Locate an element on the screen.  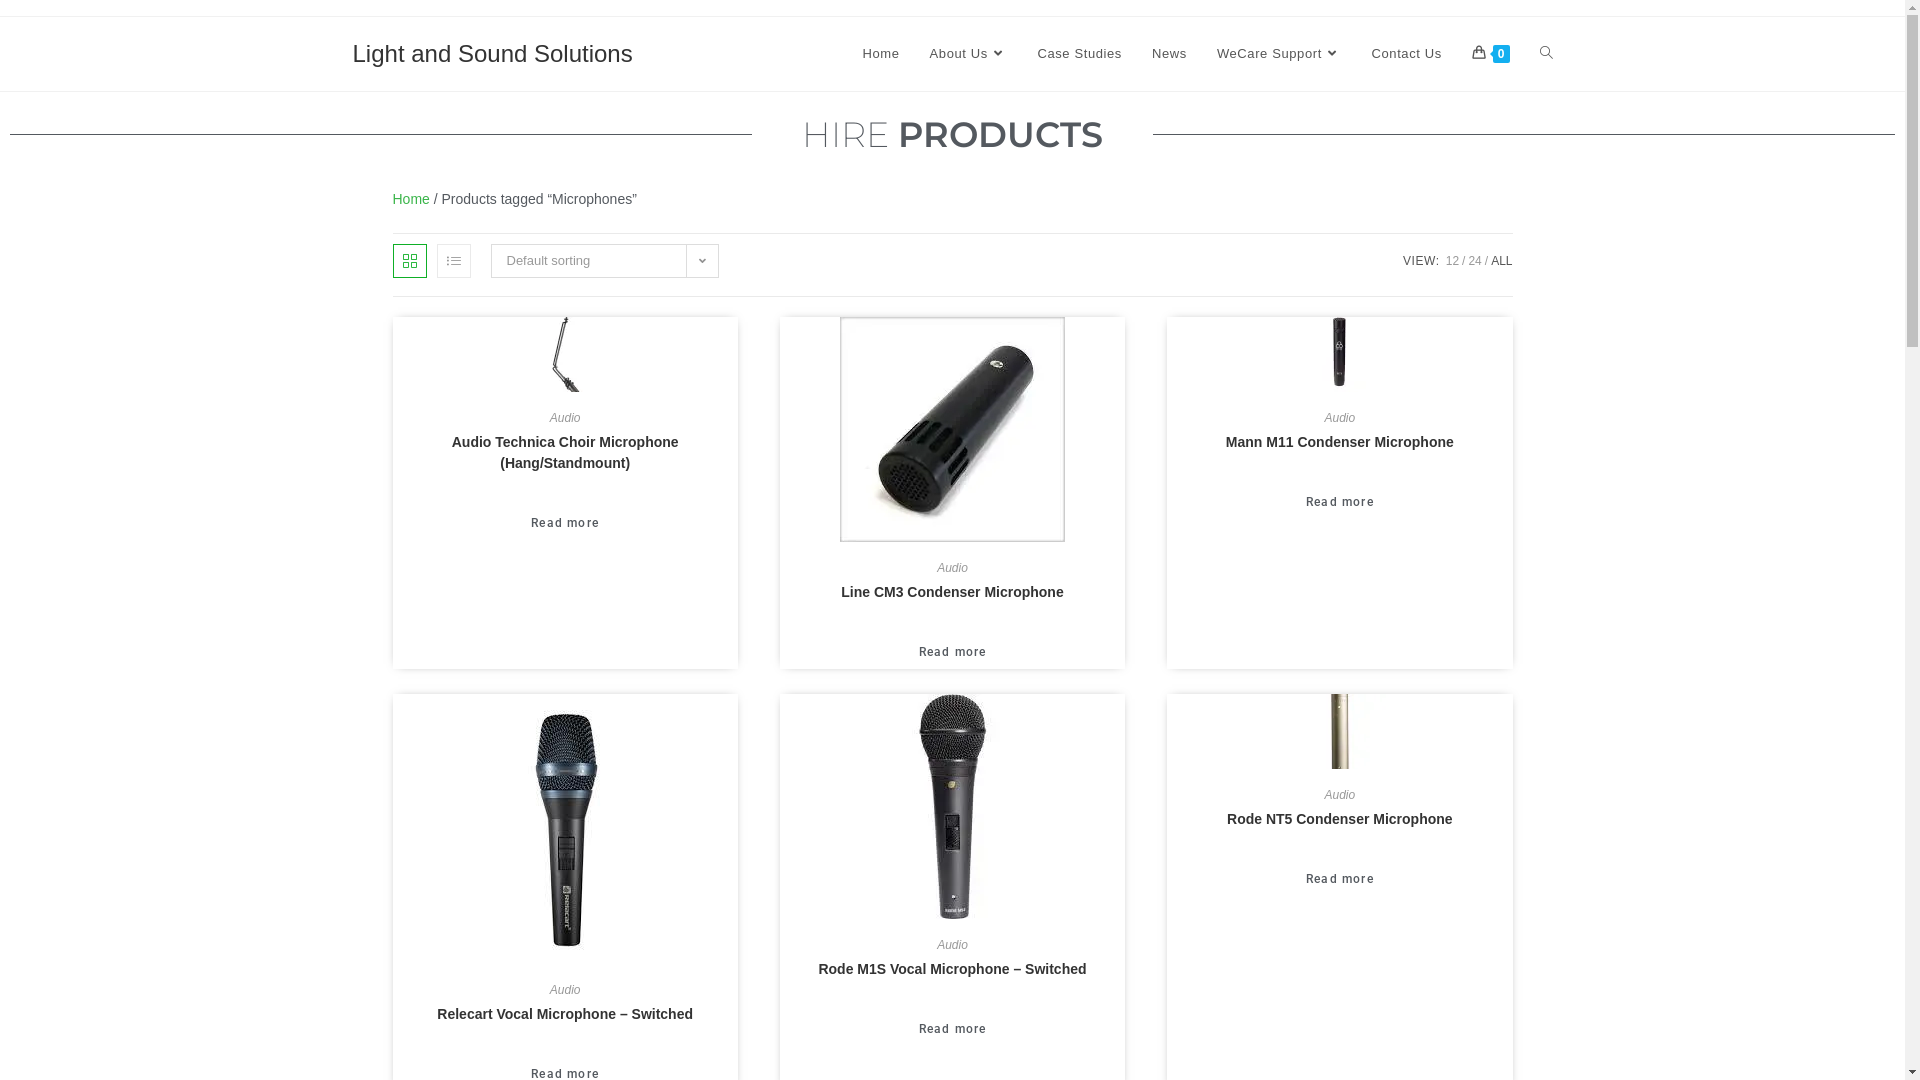
'Grid view' is located at coordinates (392, 260).